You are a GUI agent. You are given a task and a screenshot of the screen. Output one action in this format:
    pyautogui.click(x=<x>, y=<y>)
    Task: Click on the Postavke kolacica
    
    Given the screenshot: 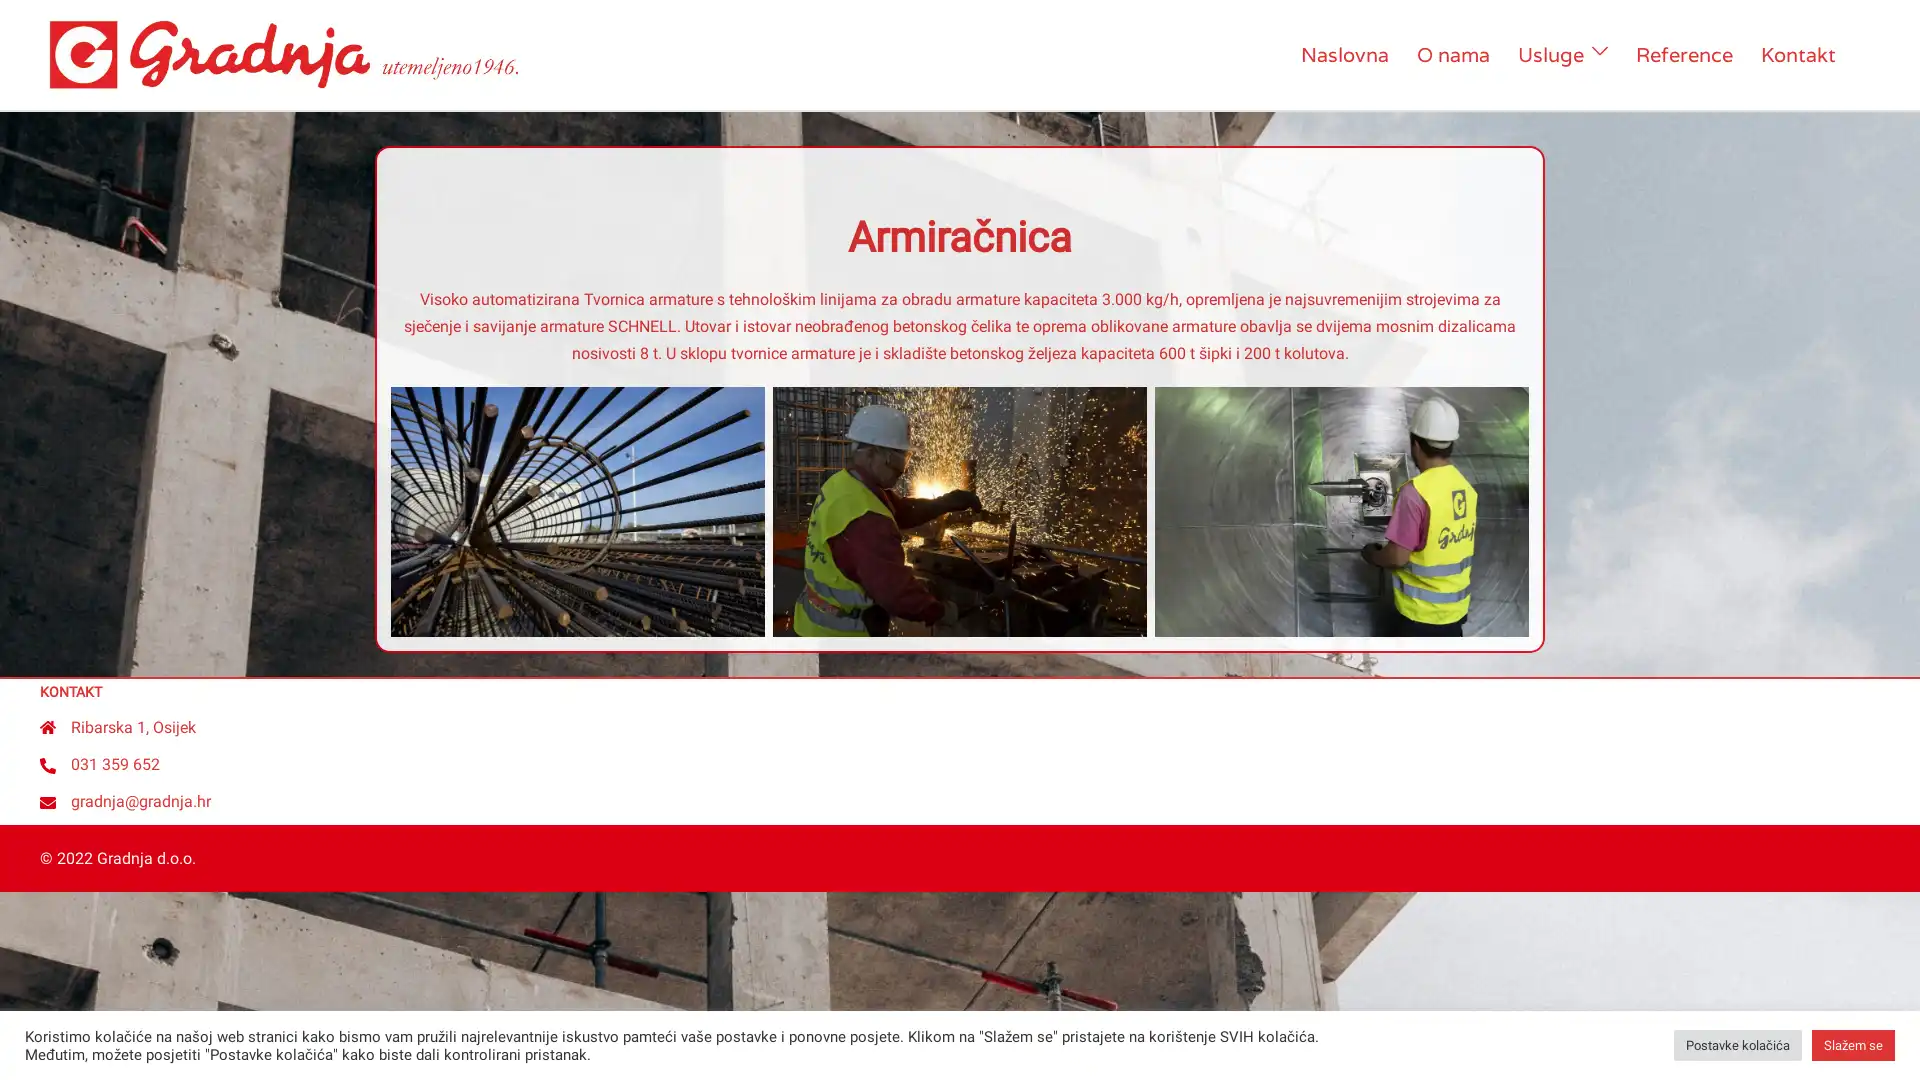 What is the action you would take?
    pyautogui.click(x=1736, y=1044)
    